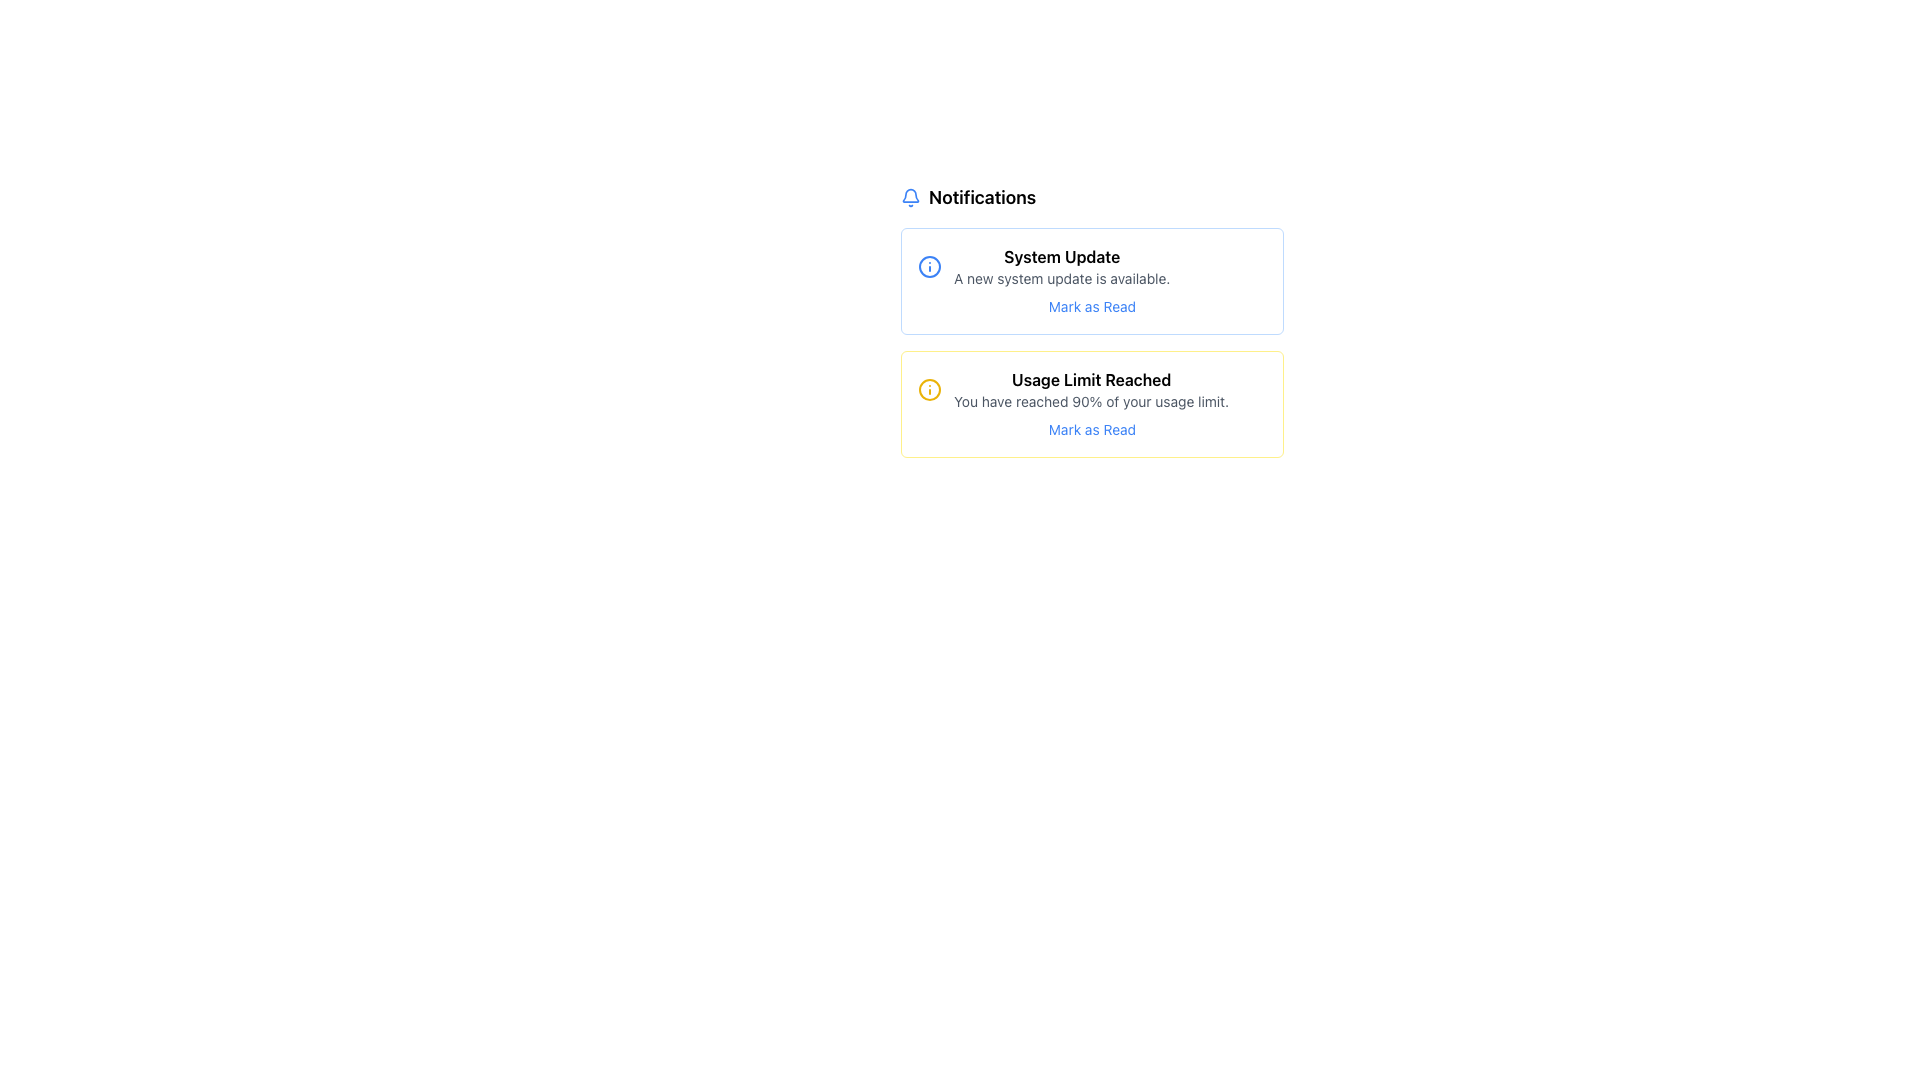 The height and width of the screenshot is (1080, 1920). I want to click on the Decorative icon with a yellow outline and a vertical line, located in the 'Usage Limit Reached' notification box, so click(929, 389).